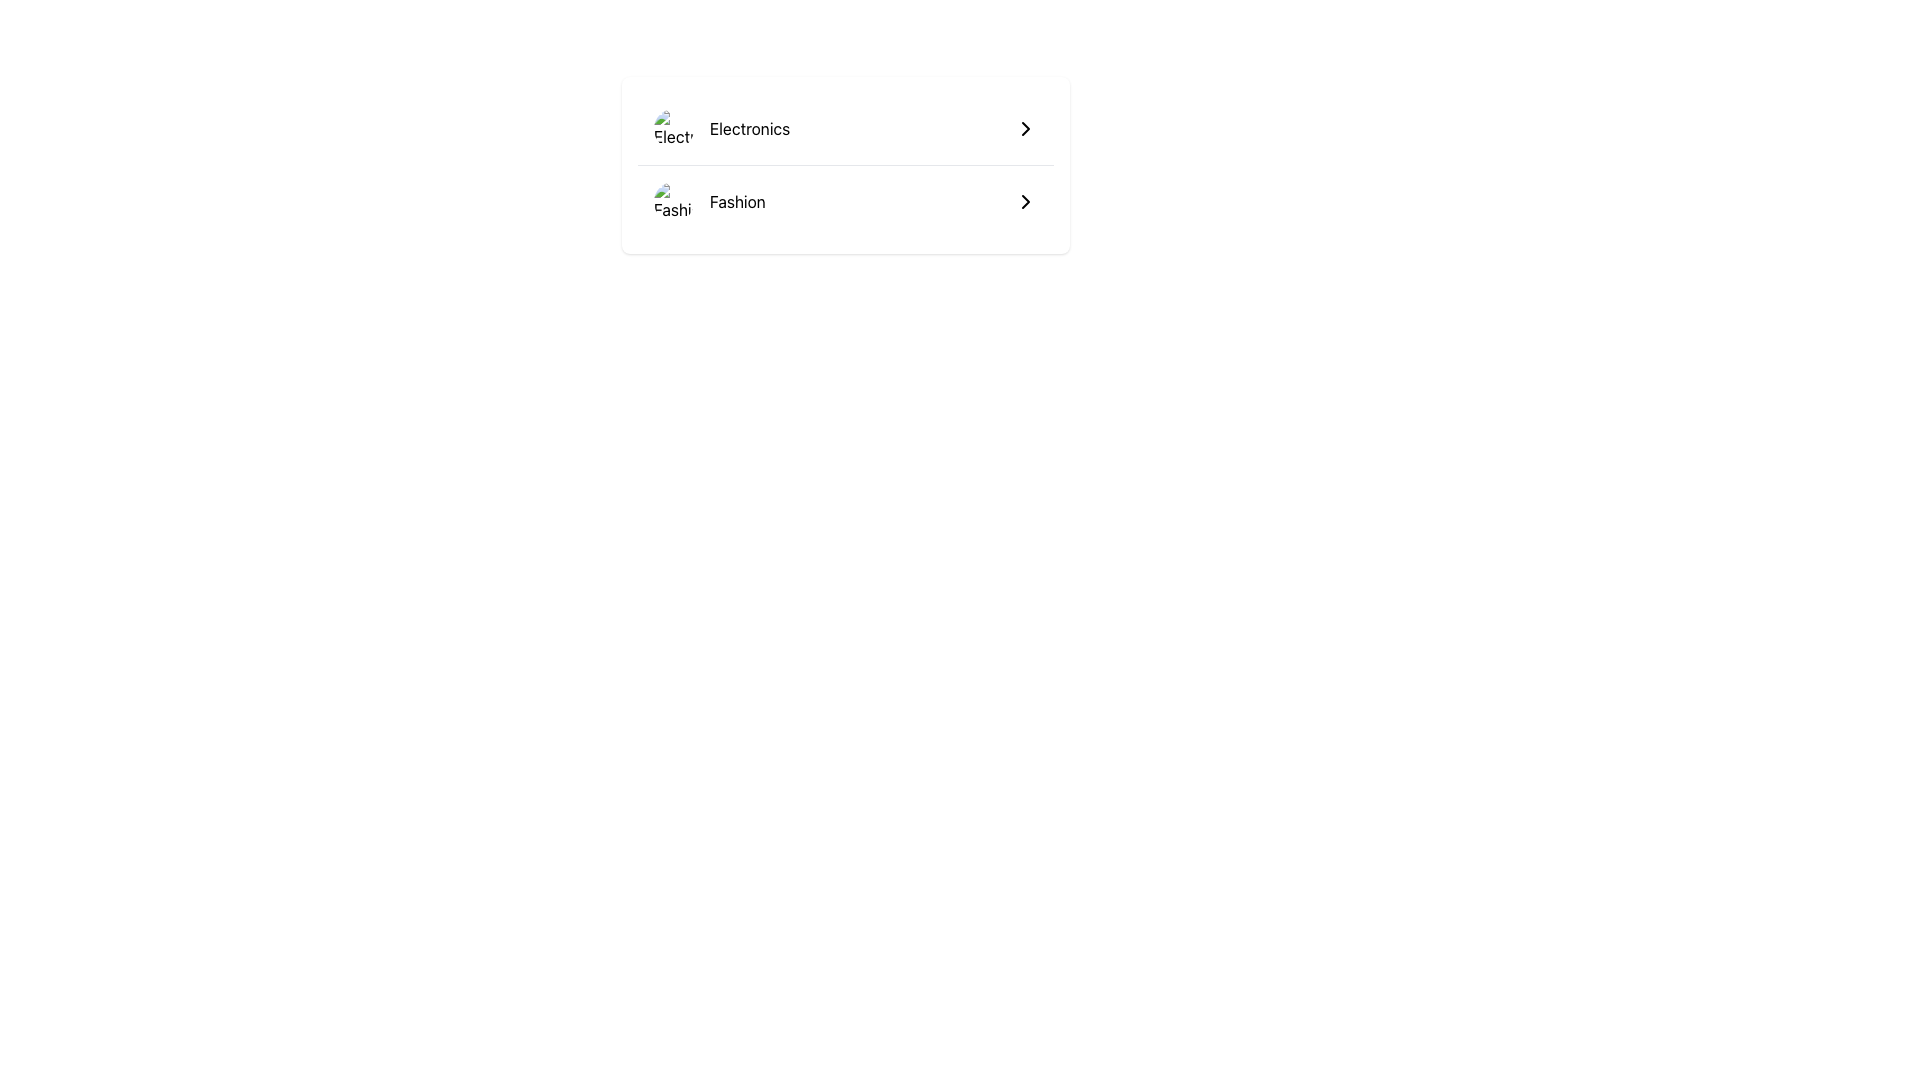  Describe the element at coordinates (845, 201) in the screenshot. I see `the 'Fashion' button in the vertical list` at that location.